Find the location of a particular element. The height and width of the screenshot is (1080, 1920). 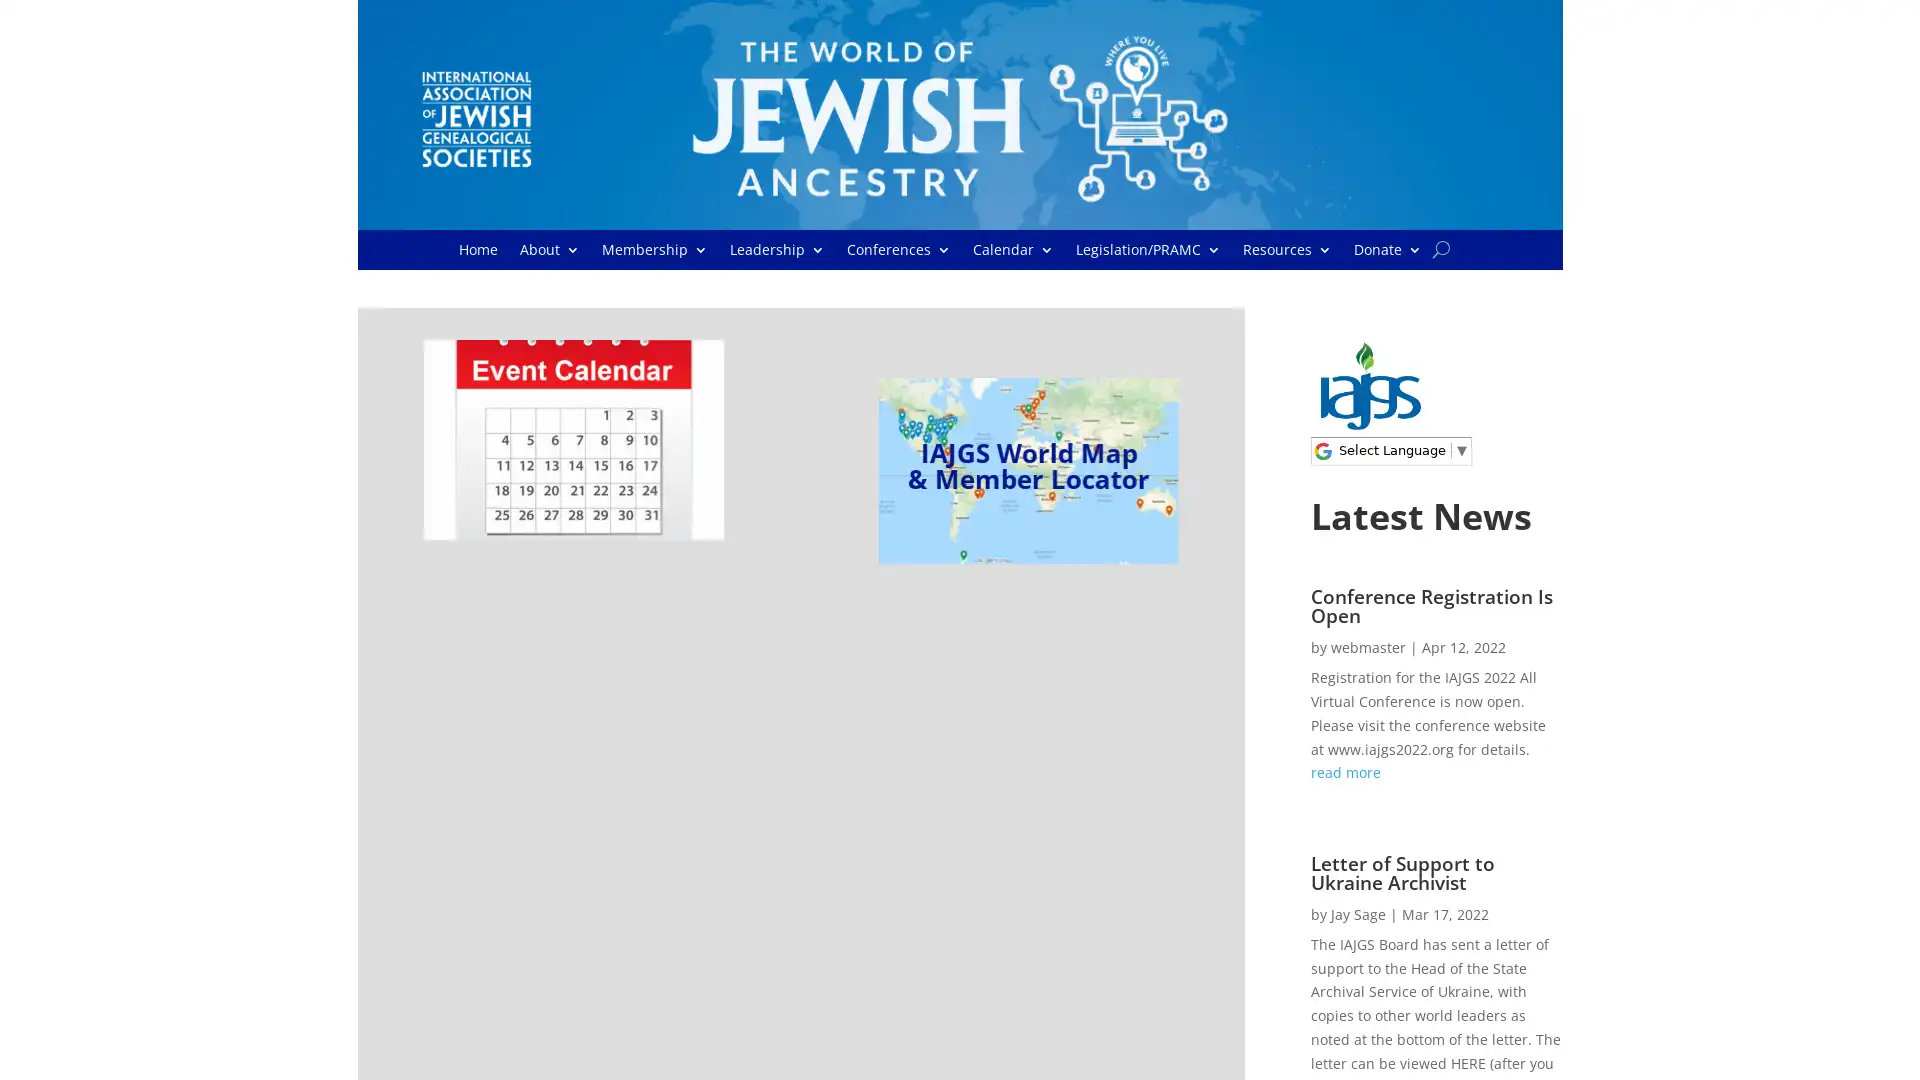

U is located at coordinates (1441, 248).